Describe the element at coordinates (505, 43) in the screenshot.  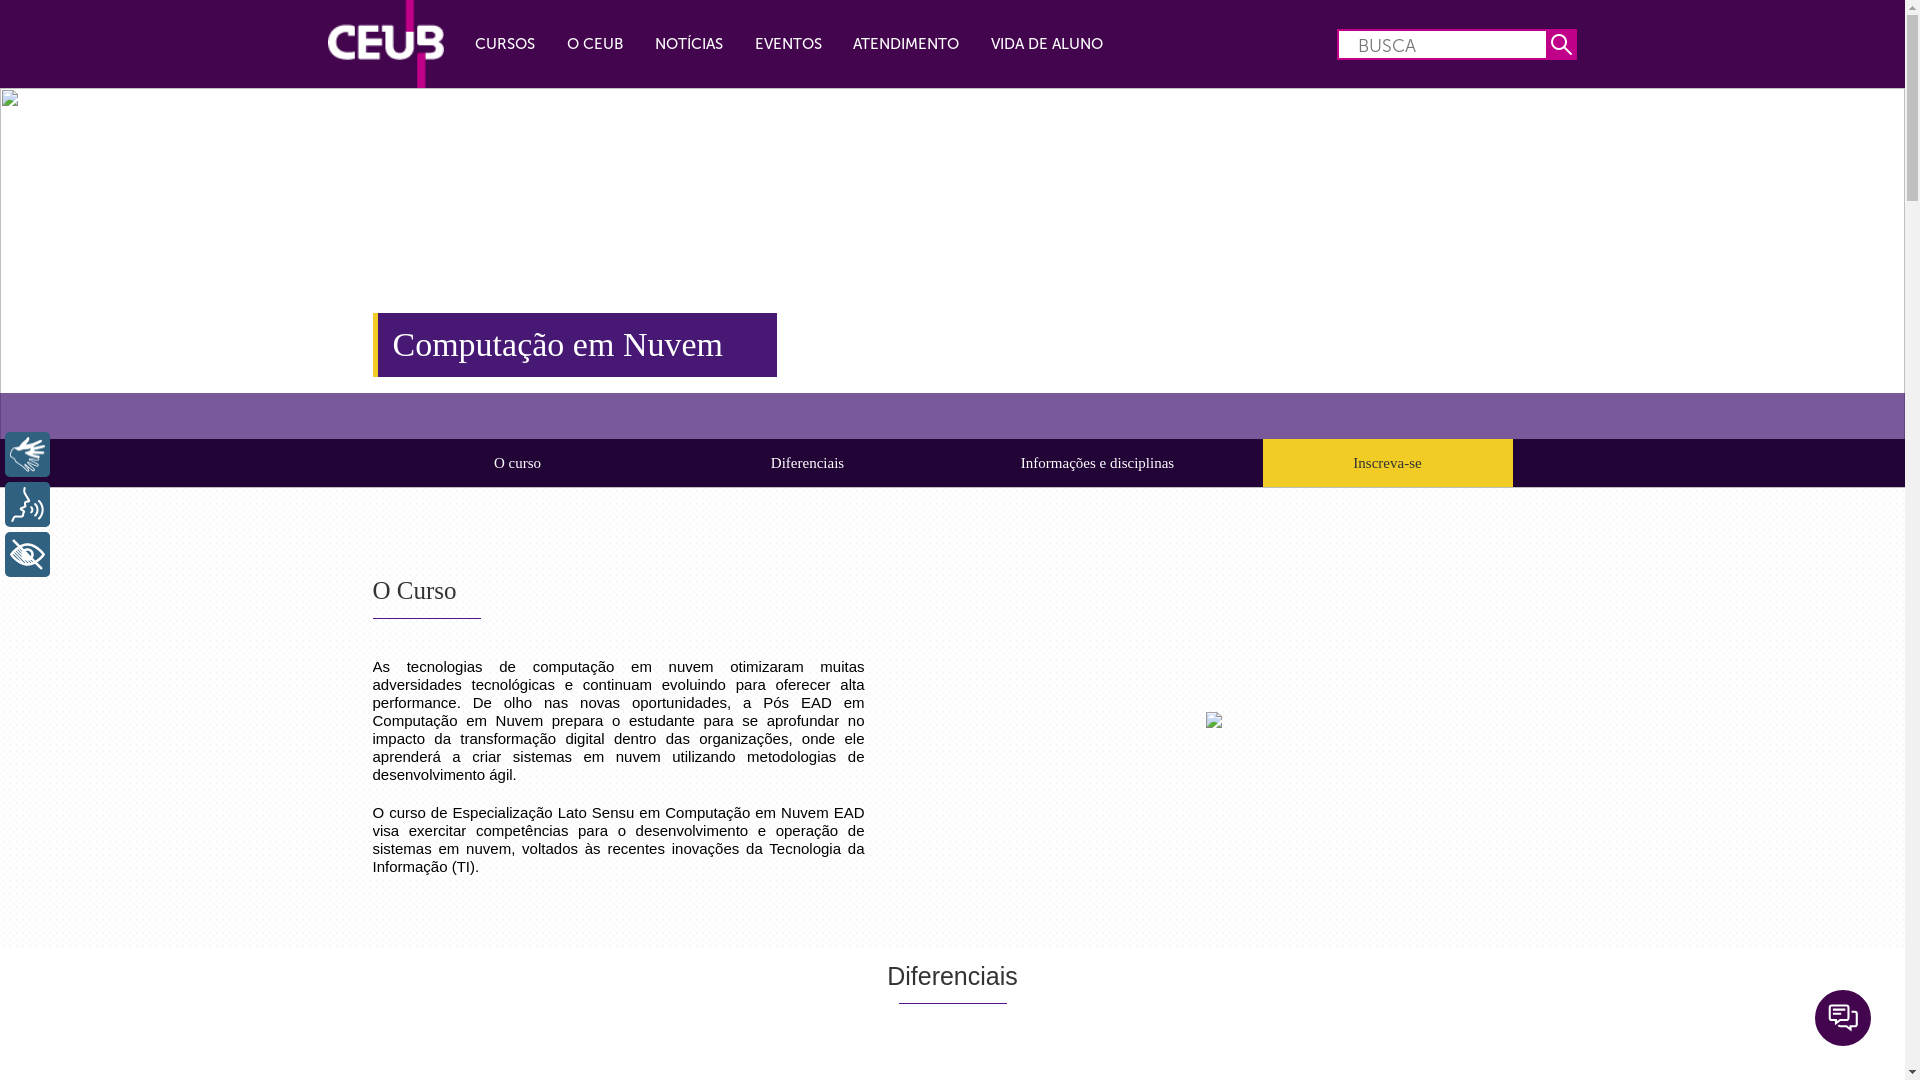
I see `'CURSOS'` at that location.